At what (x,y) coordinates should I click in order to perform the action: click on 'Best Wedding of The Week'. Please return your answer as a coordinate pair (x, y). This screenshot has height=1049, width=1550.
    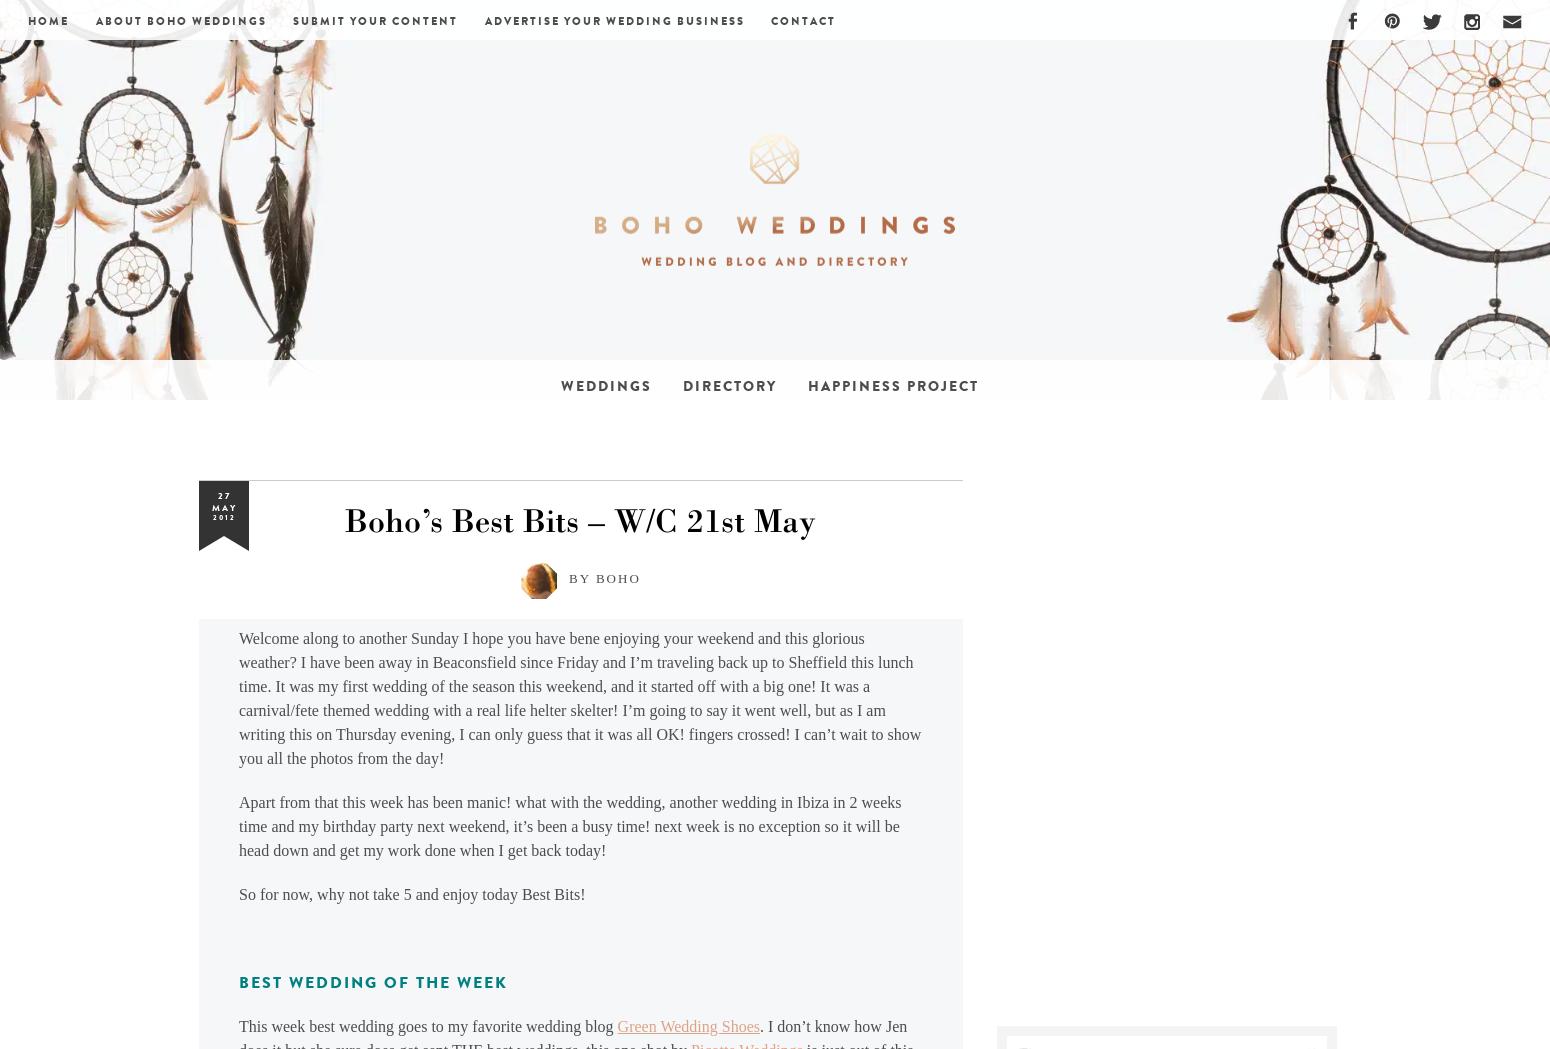
    Looking at the image, I should click on (372, 981).